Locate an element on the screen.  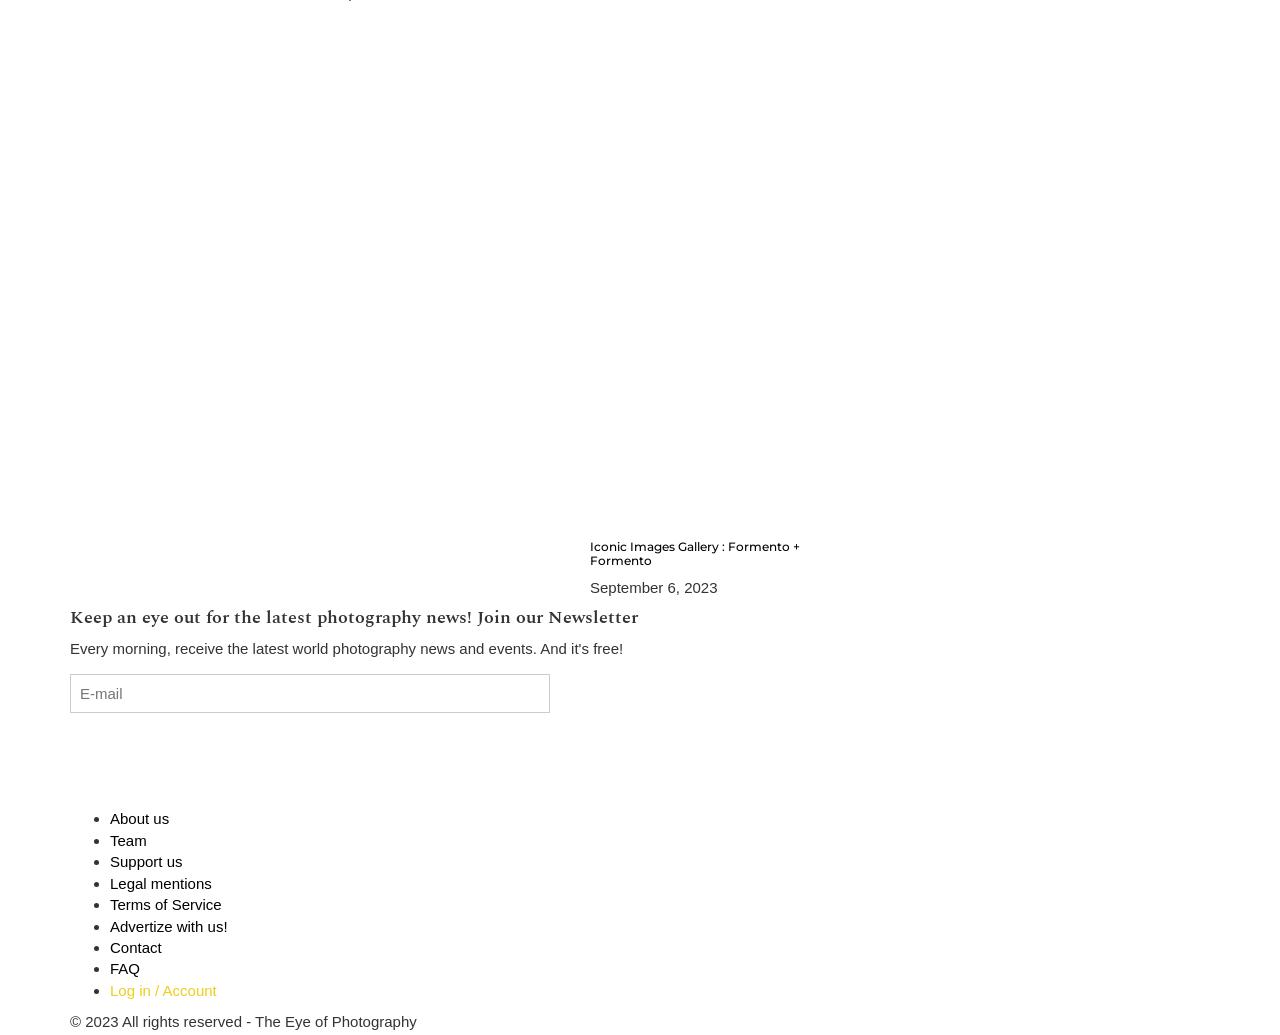
'Terms of Service' is located at coordinates (108, 903).